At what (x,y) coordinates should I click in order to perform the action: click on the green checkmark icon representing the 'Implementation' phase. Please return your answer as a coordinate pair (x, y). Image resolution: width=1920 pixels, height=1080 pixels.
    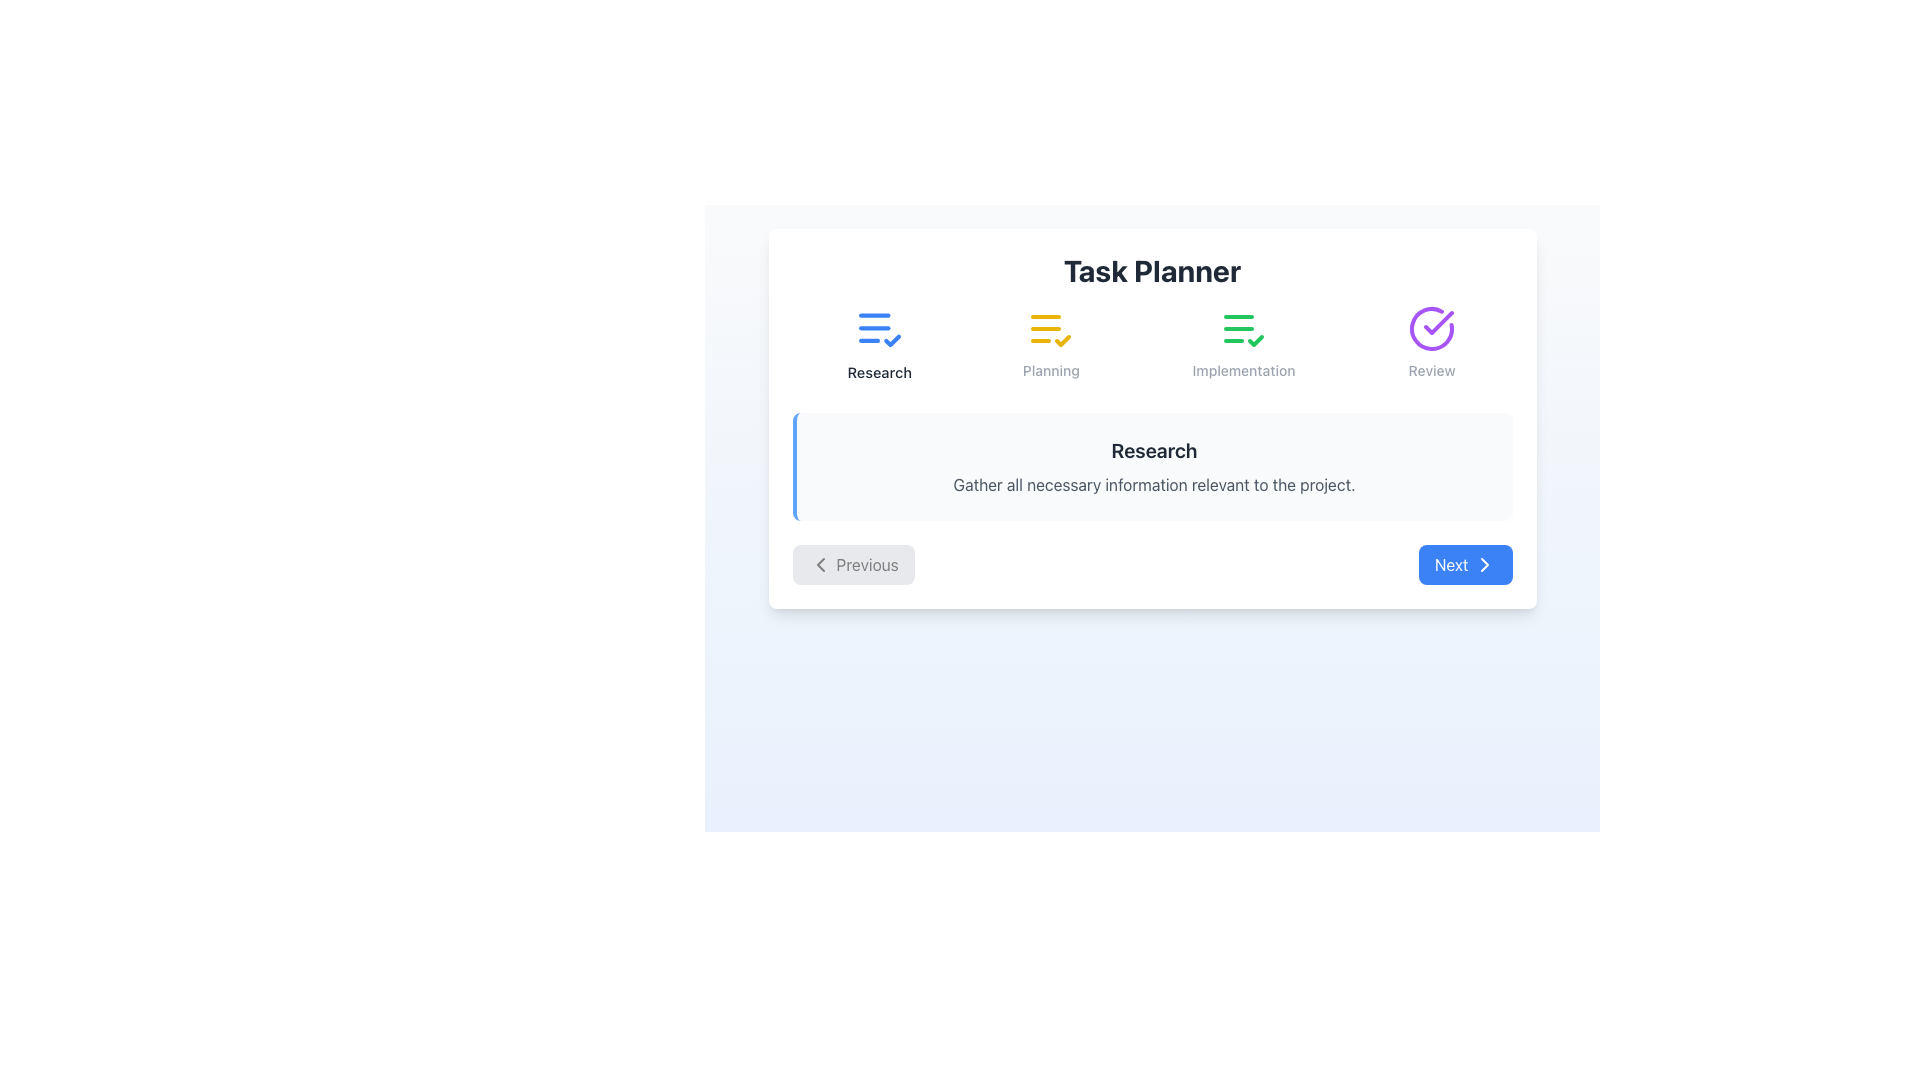
    Looking at the image, I should click on (1242, 327).